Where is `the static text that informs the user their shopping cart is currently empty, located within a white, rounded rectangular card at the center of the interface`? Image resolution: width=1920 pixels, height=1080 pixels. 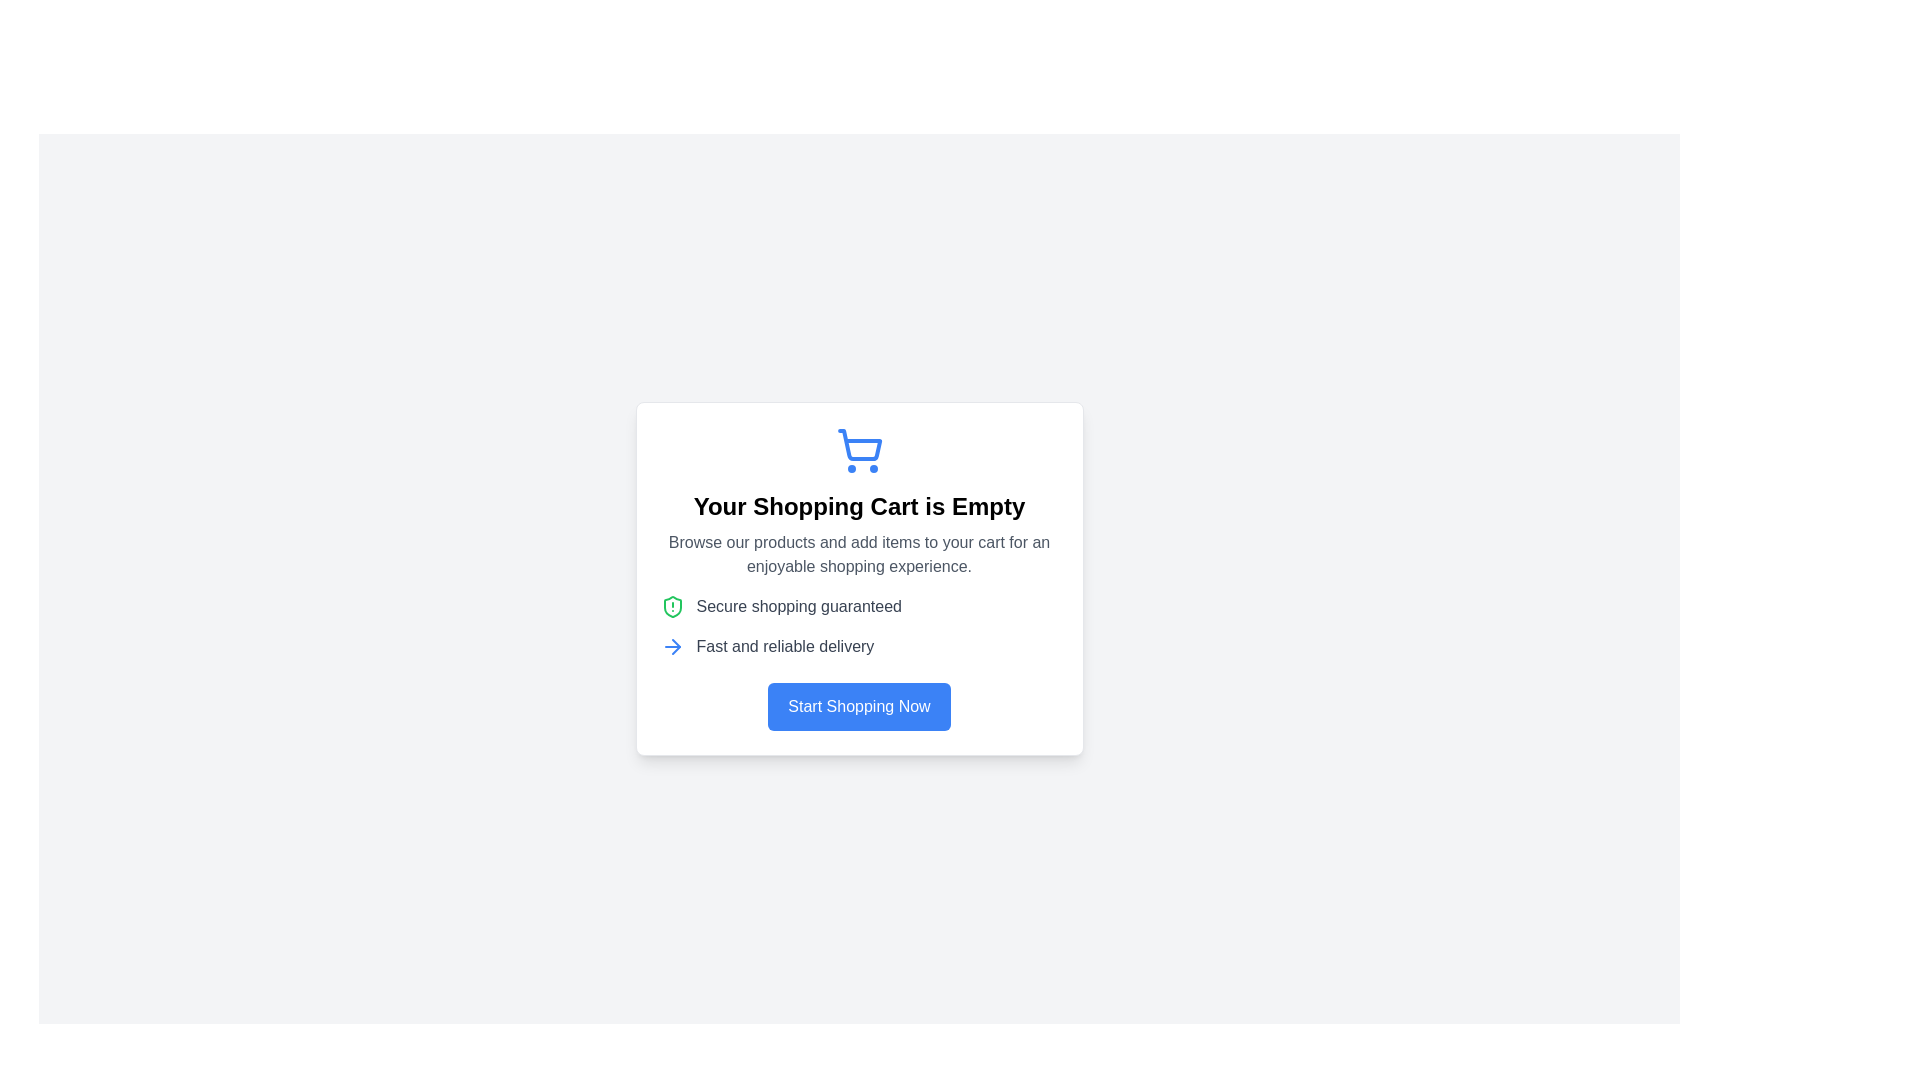
the static text that informs the user their shopping cart is currently empty, located within a white, rounded rectangular card at the center of the interface is located at coordinates (859, 505).